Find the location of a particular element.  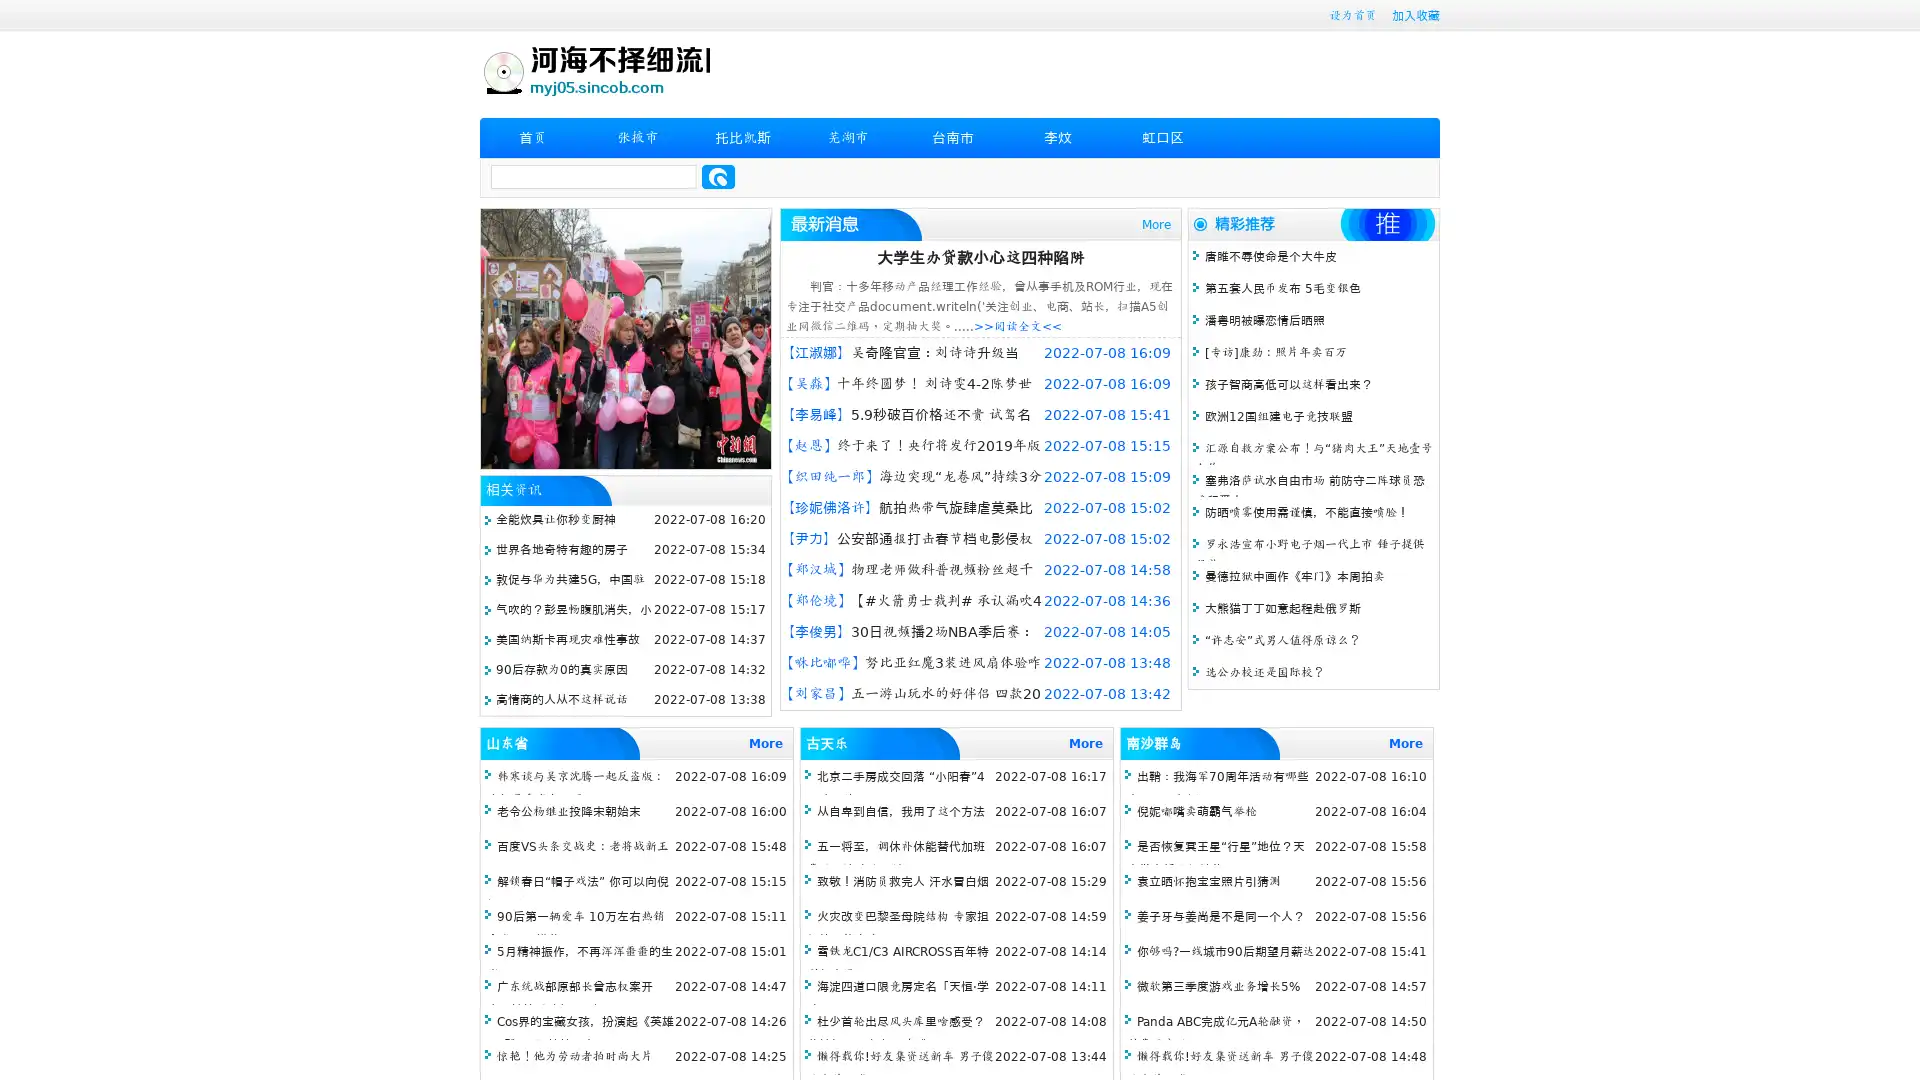

Search is located at coordinates (718, 176).